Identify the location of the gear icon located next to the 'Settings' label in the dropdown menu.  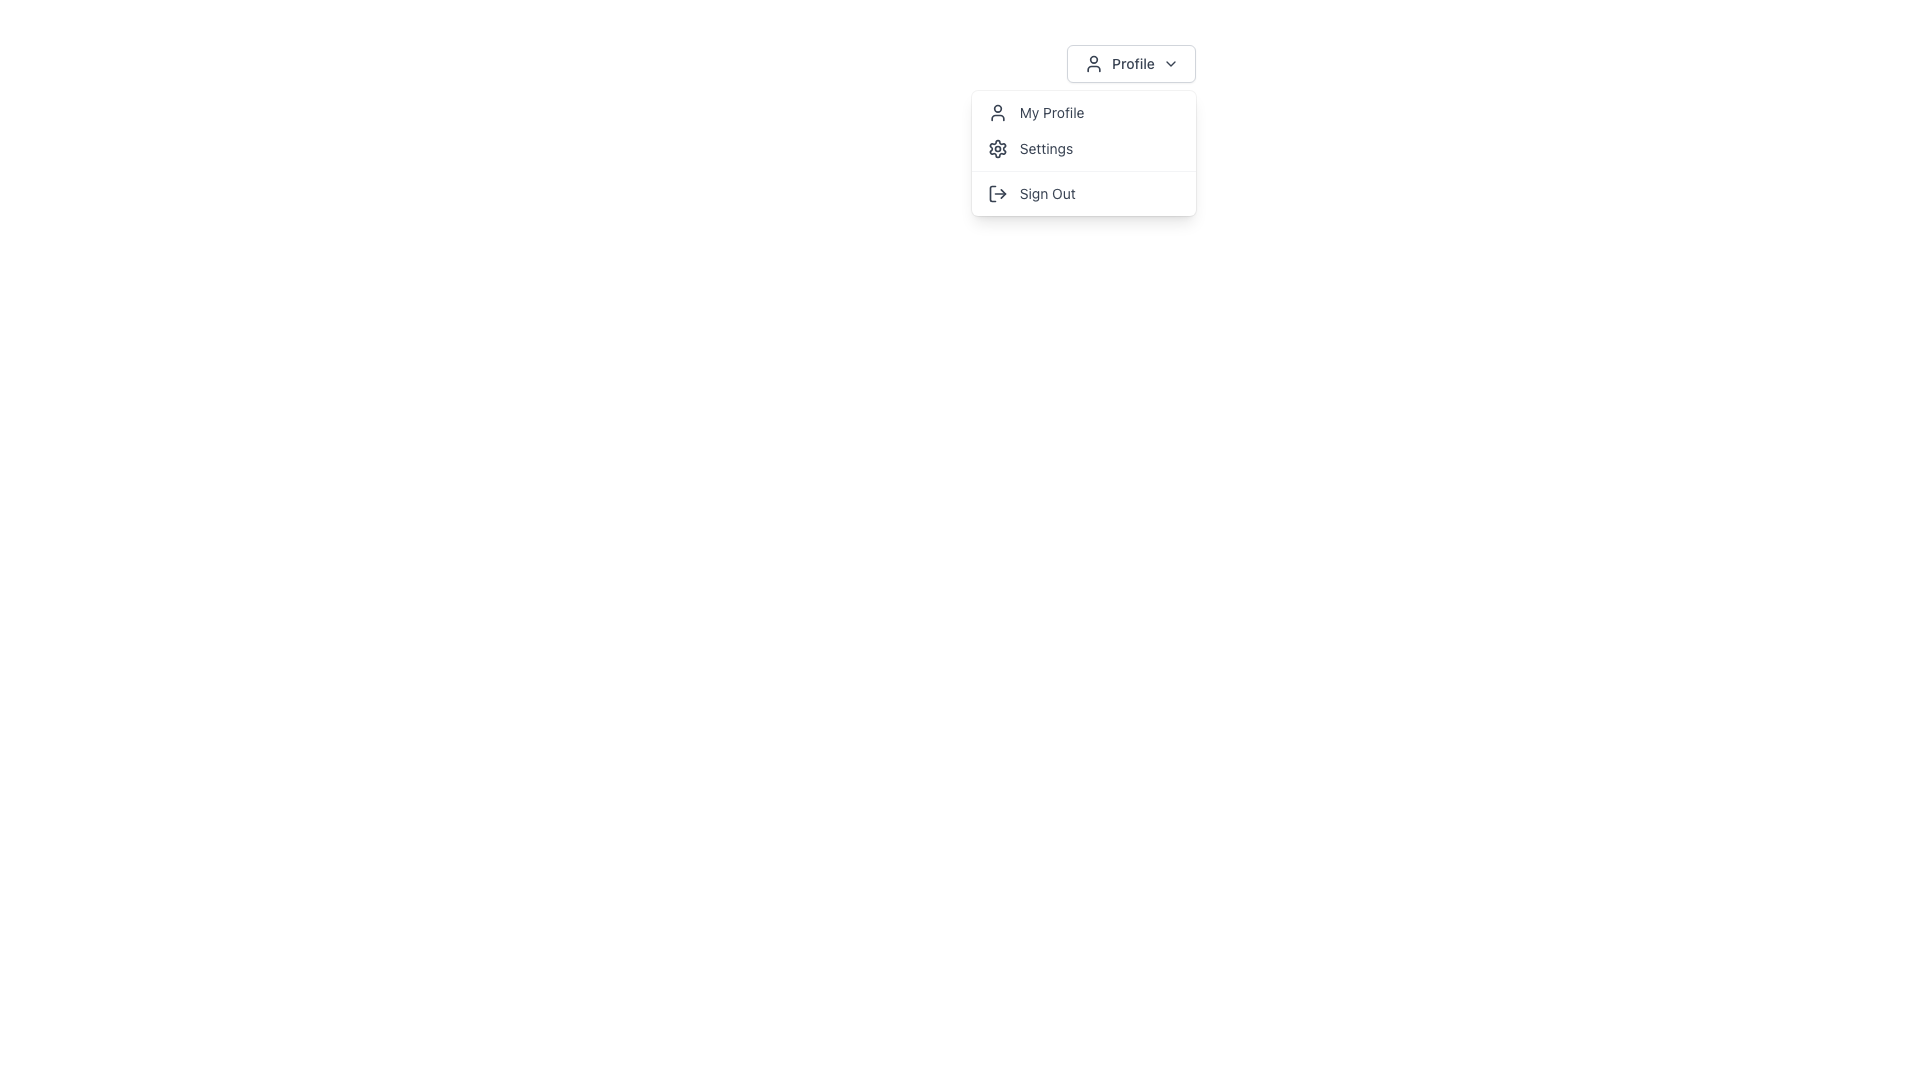
(997, 148).